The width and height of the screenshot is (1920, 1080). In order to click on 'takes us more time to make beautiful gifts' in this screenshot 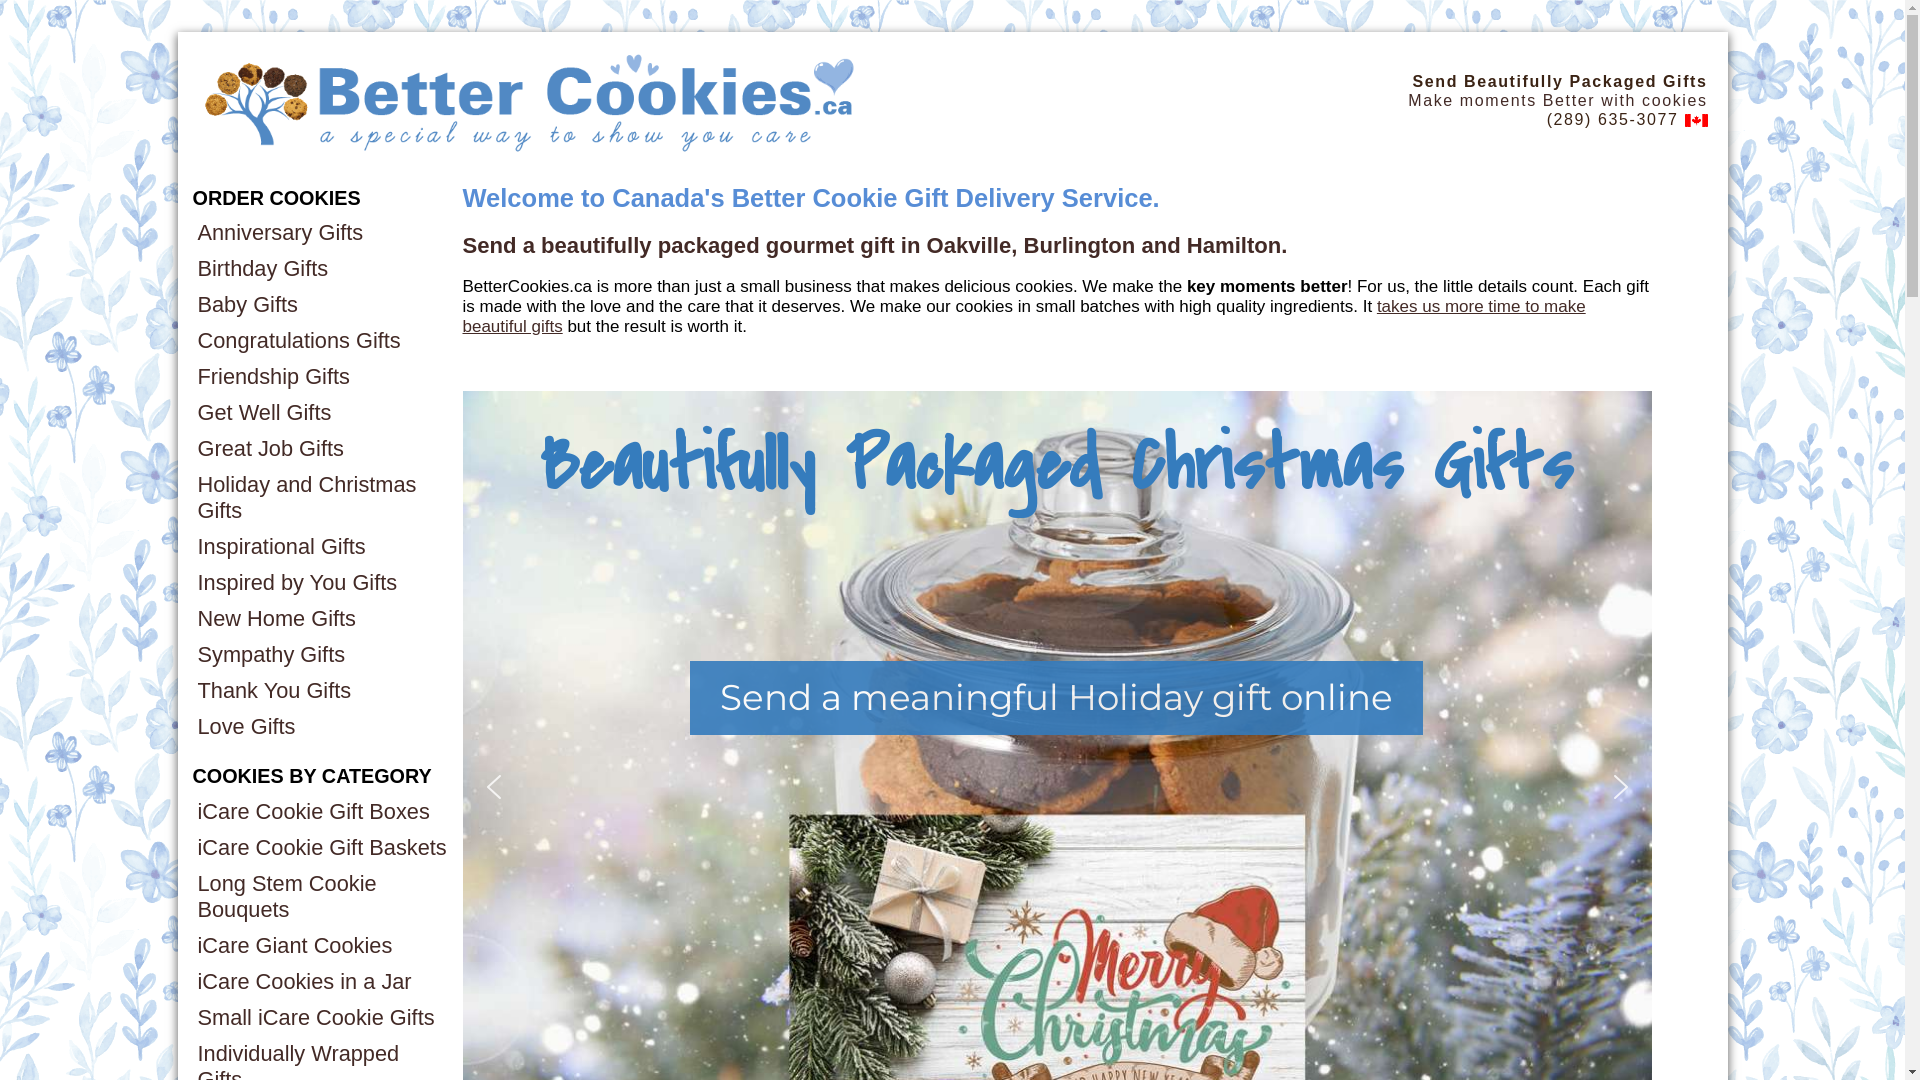, I will do `click(1023, 315)`.